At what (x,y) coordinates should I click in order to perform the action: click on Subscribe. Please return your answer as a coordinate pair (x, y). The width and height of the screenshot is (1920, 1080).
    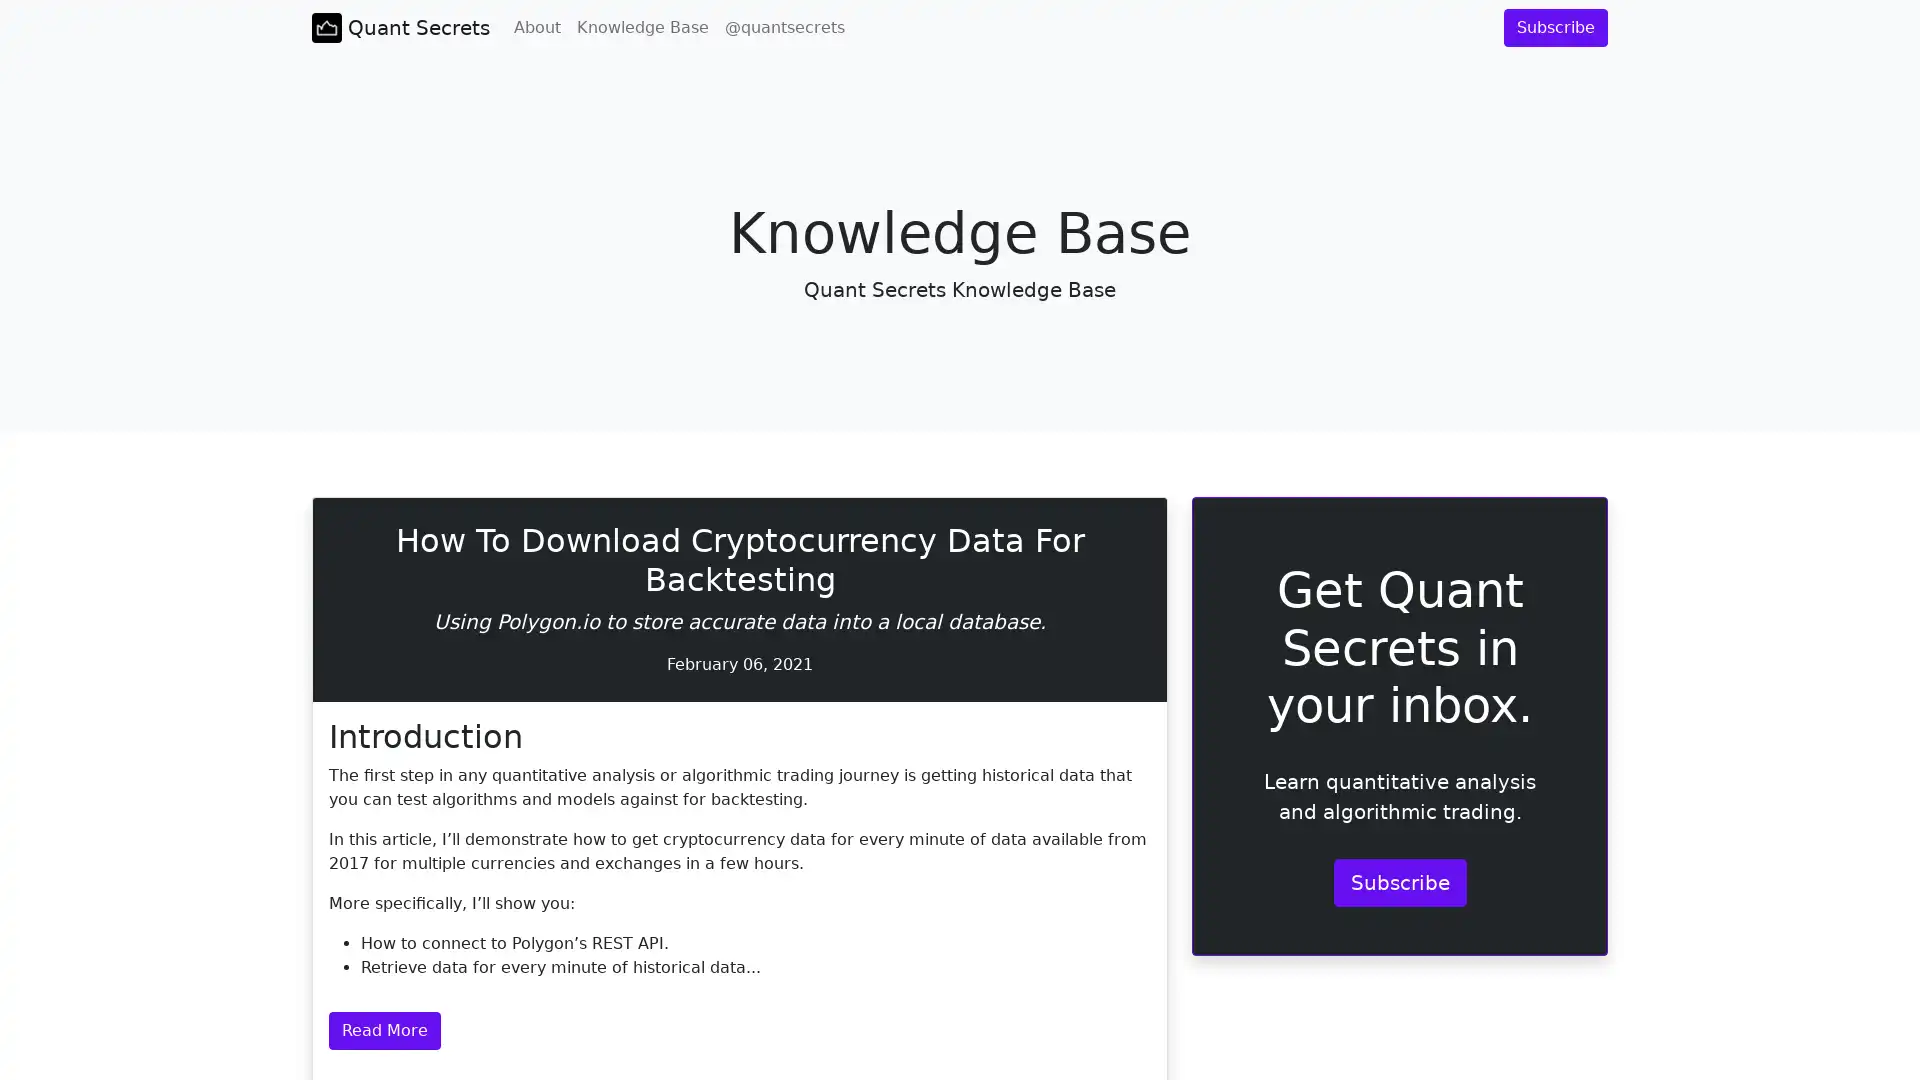
    Looking at the image, I should click on (1398, 881).